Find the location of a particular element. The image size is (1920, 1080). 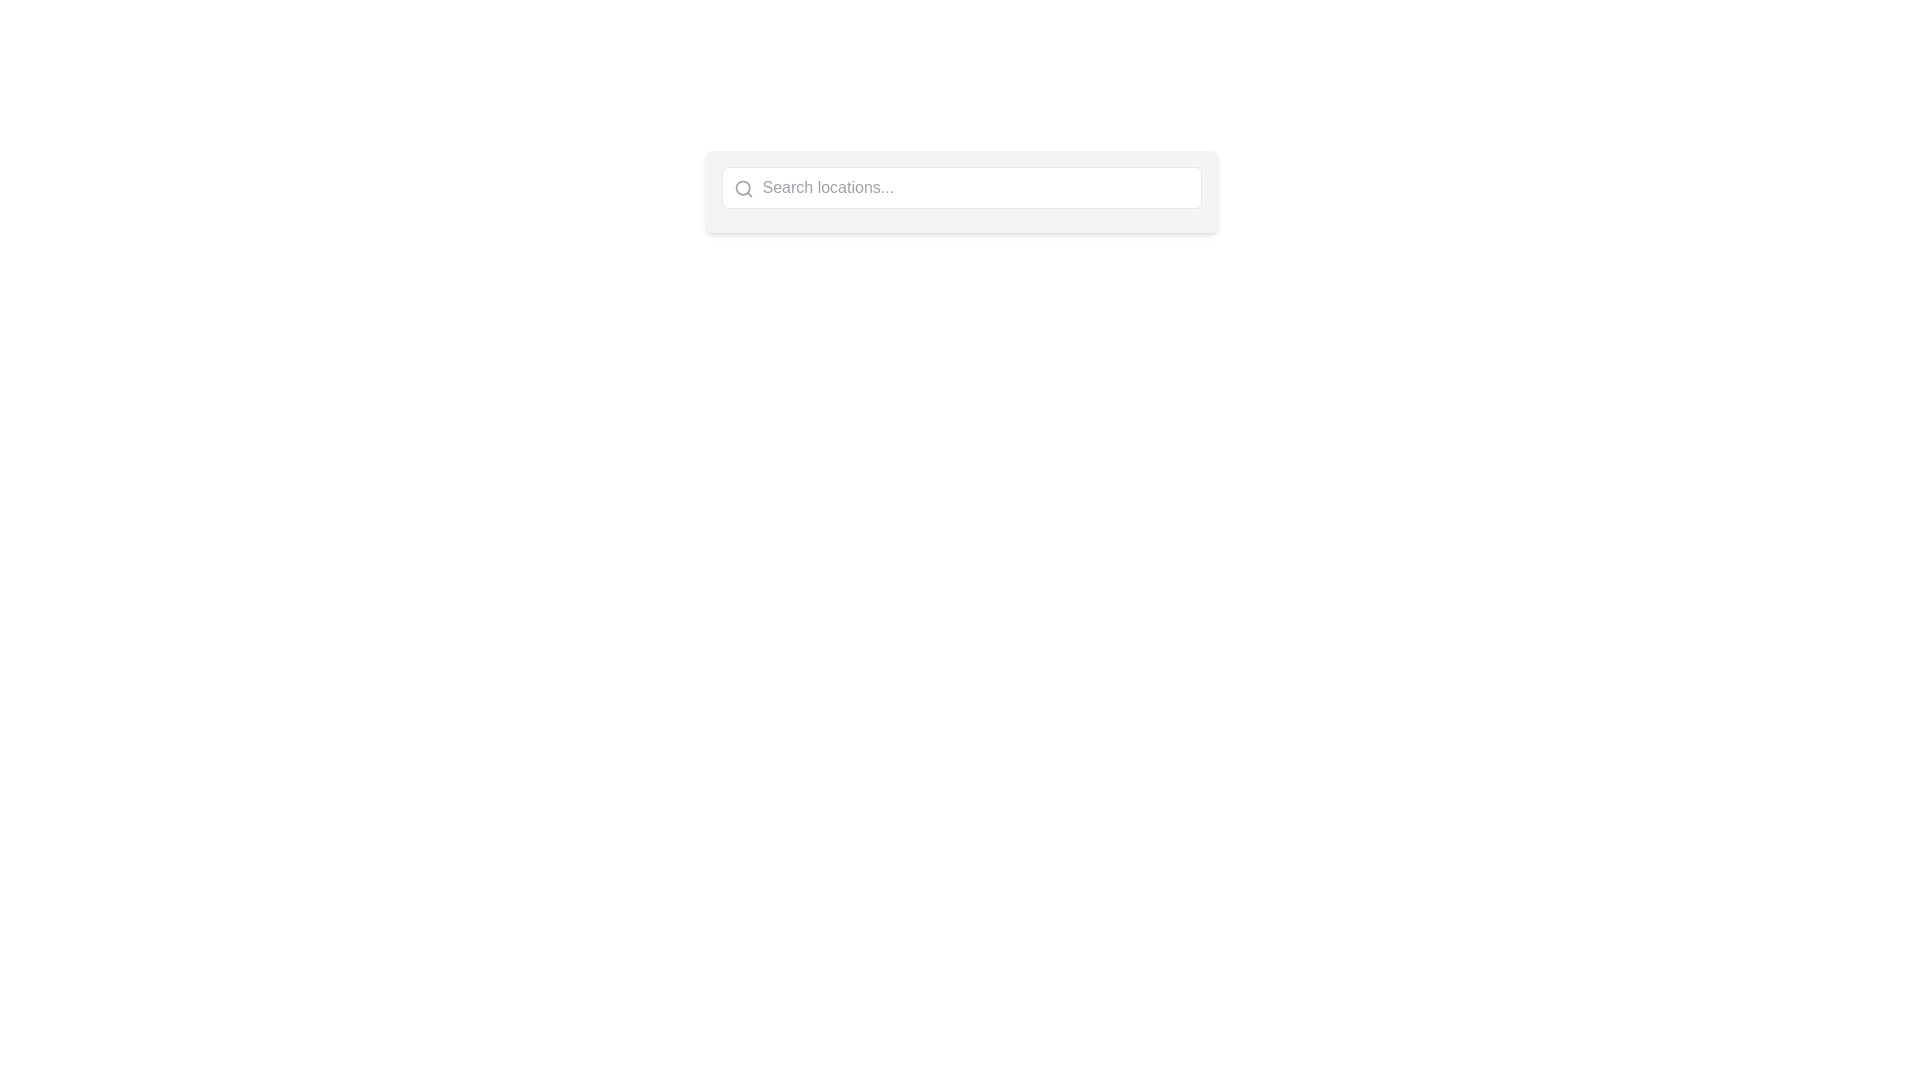

the circular graphical component of the search icon located within the left margin area of the search input field is located at coordinates (741, 188).